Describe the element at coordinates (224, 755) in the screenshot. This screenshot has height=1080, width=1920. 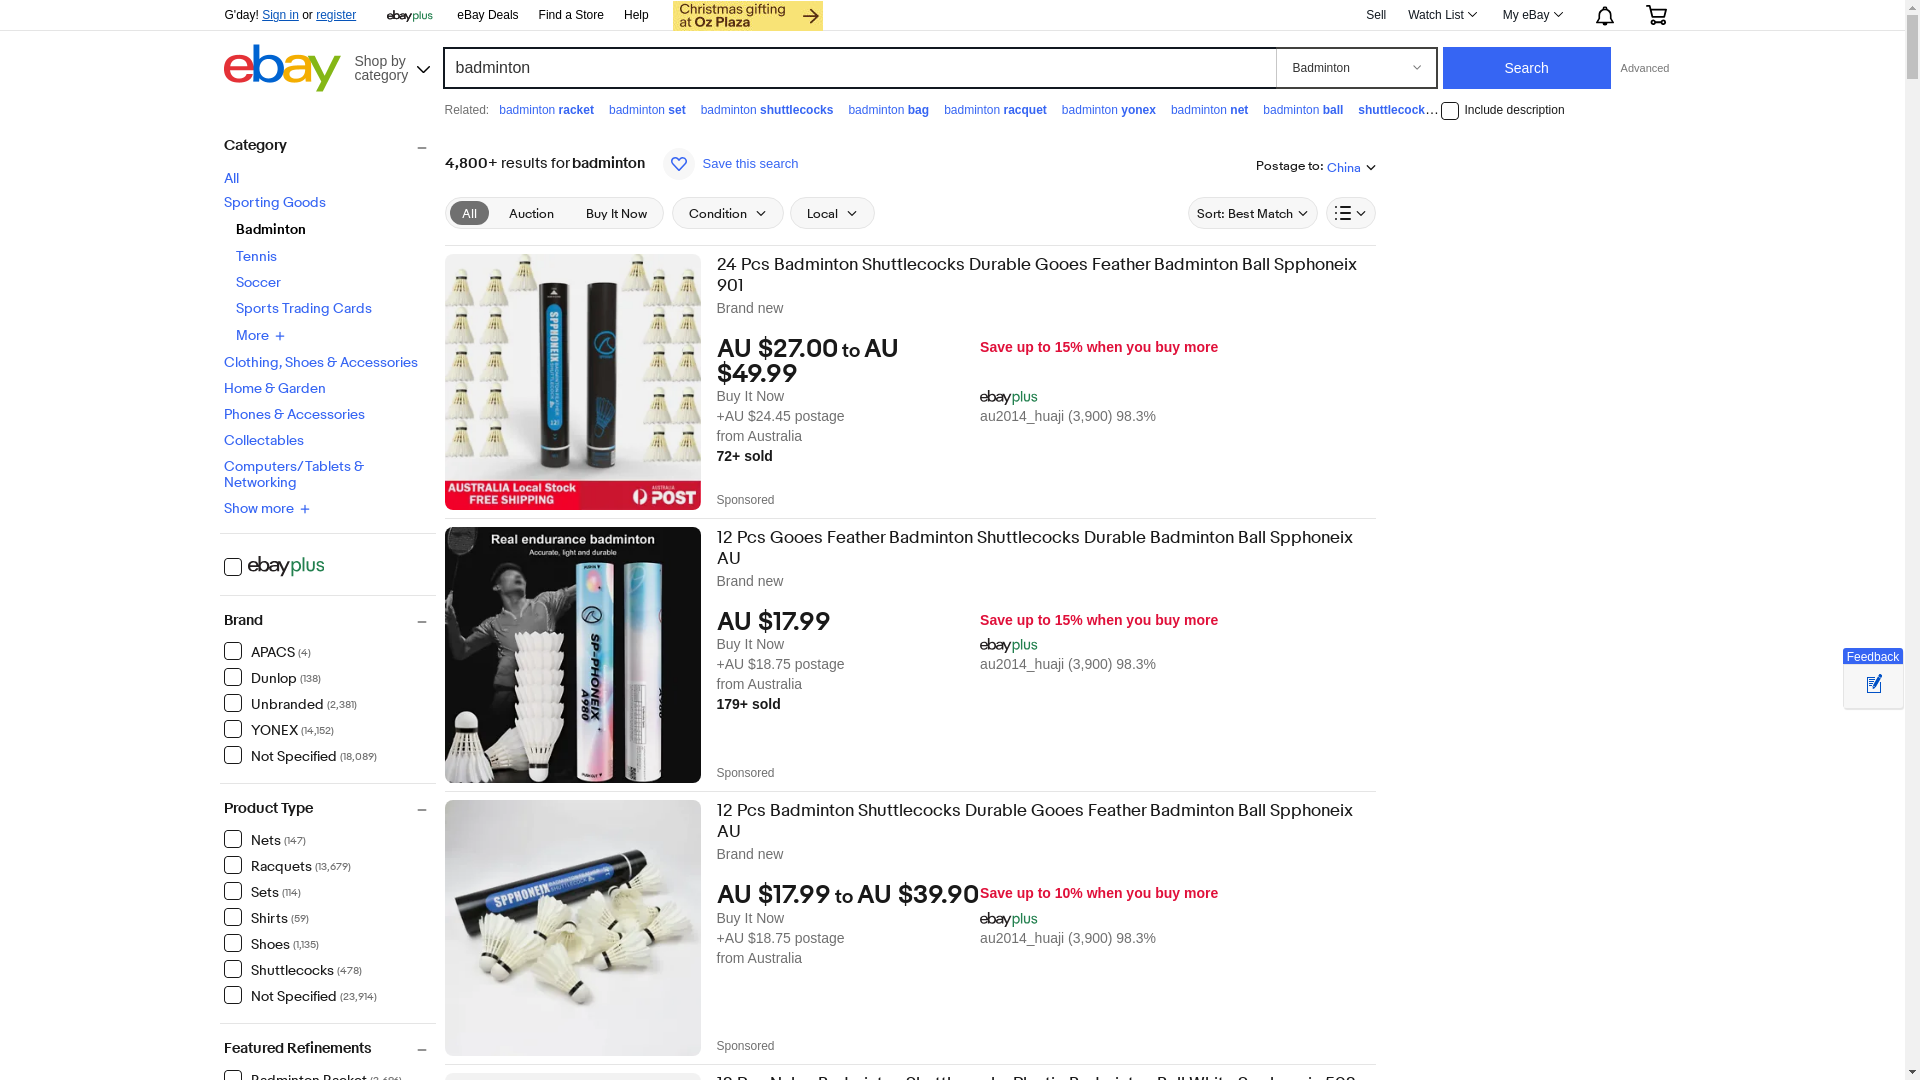
I see `'Not Specified` at that location.